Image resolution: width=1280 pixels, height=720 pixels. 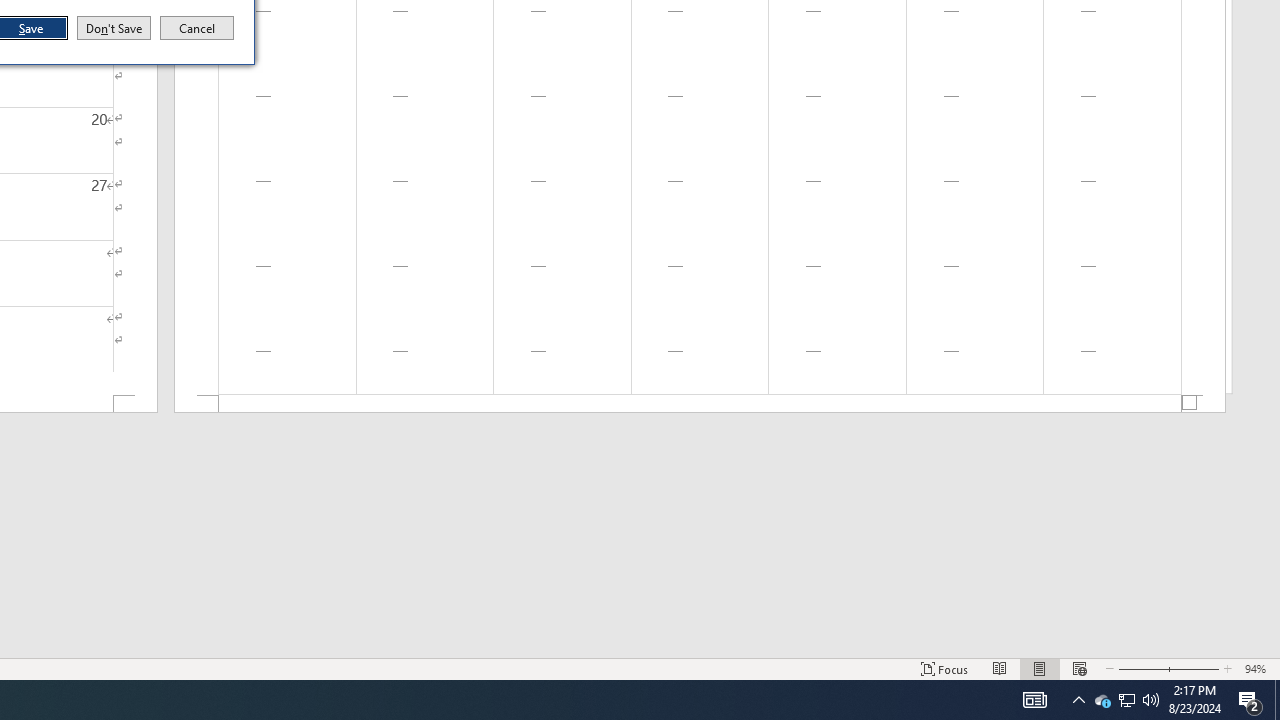 I want to click on 'Action Center, 2 new notifications', so click(x=1250, y=698).